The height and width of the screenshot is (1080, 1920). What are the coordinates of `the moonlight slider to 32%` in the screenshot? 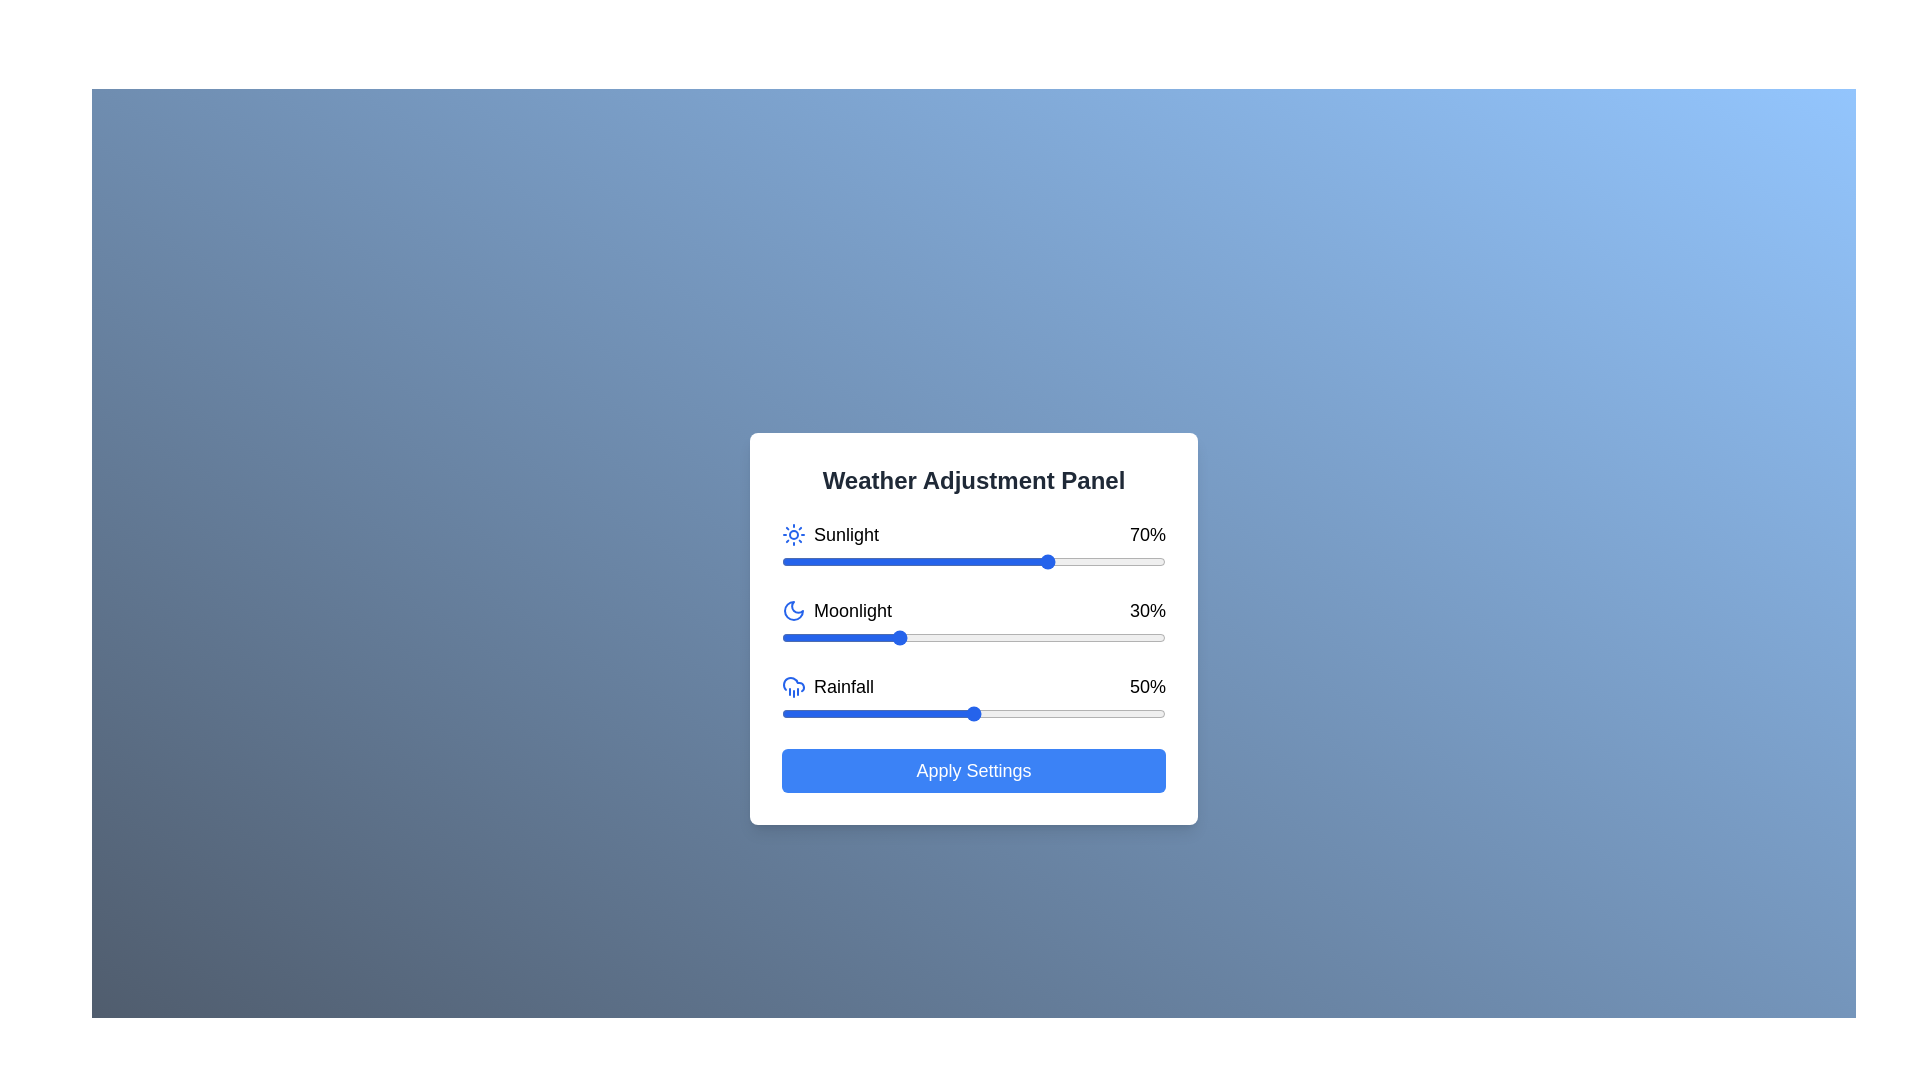 It's located at (903, 637).